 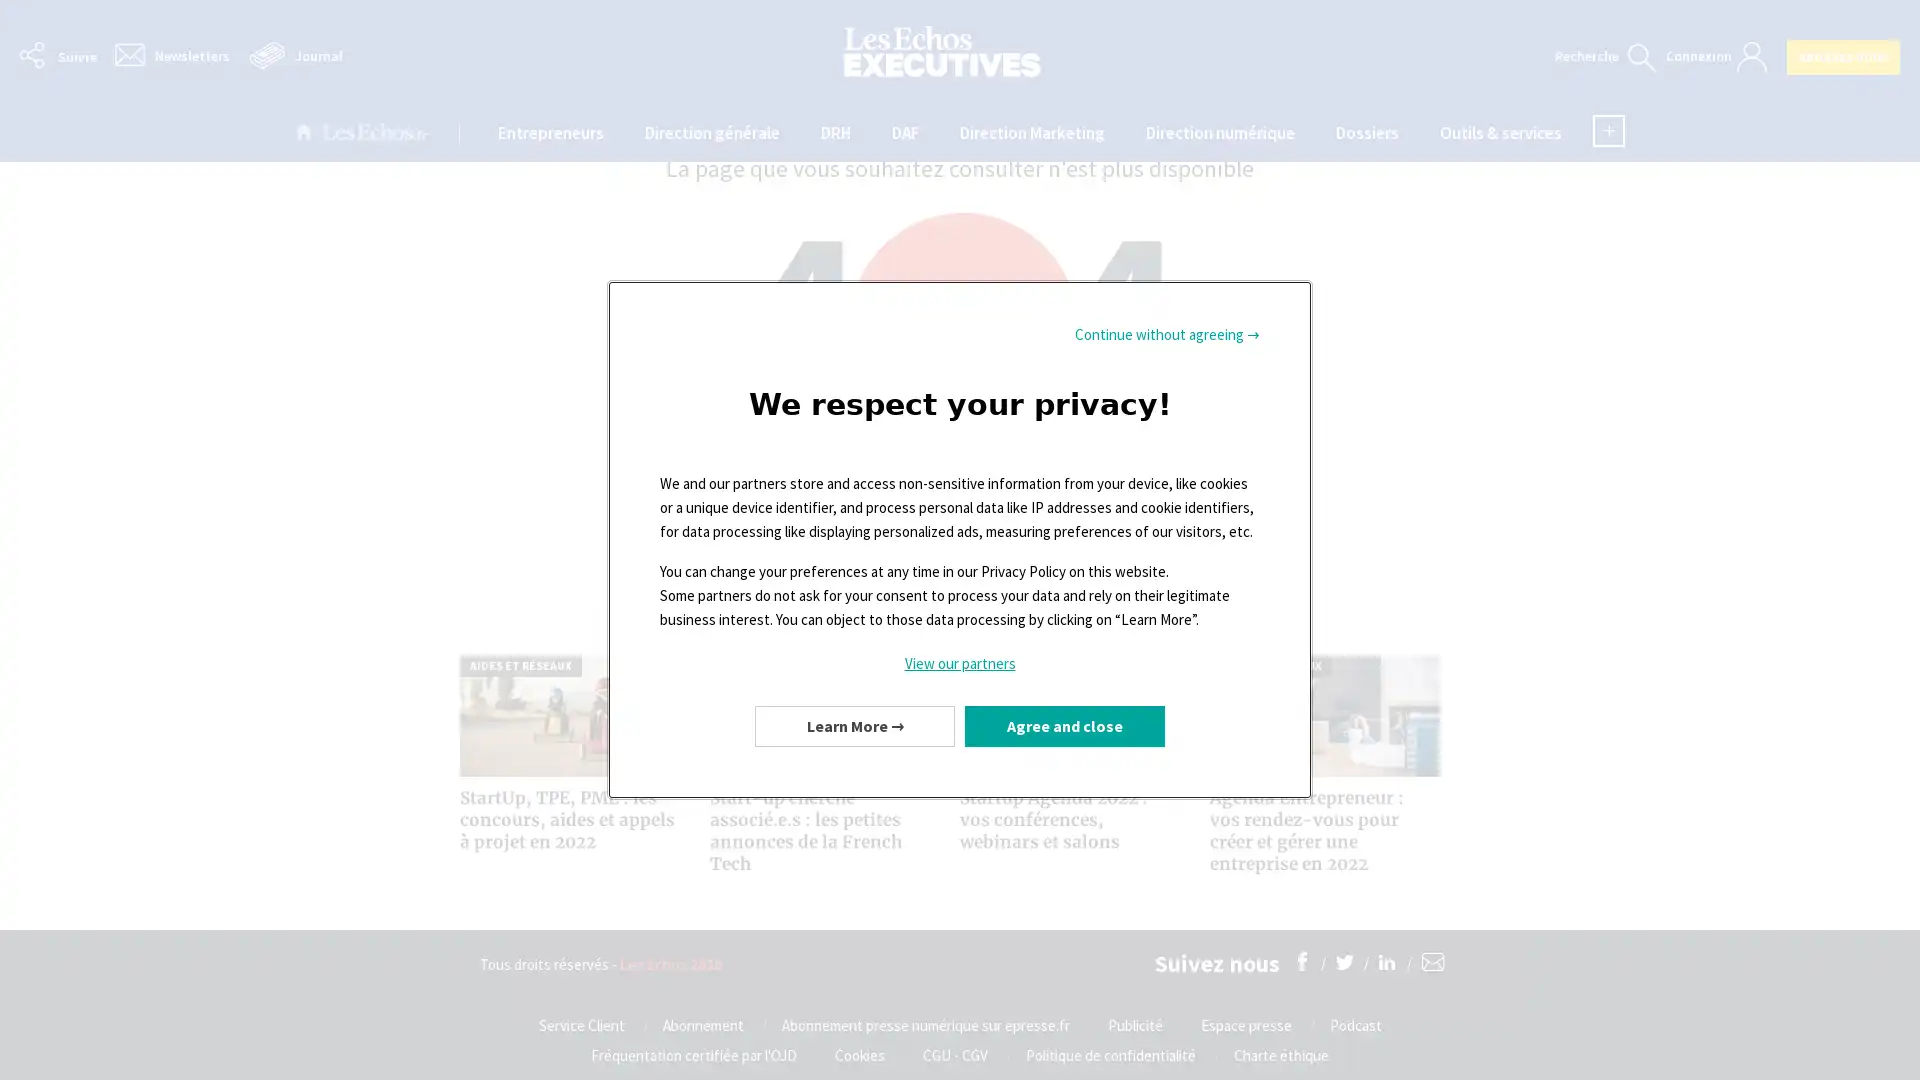 I want to click on View our partners, so click(x=960, y=663).